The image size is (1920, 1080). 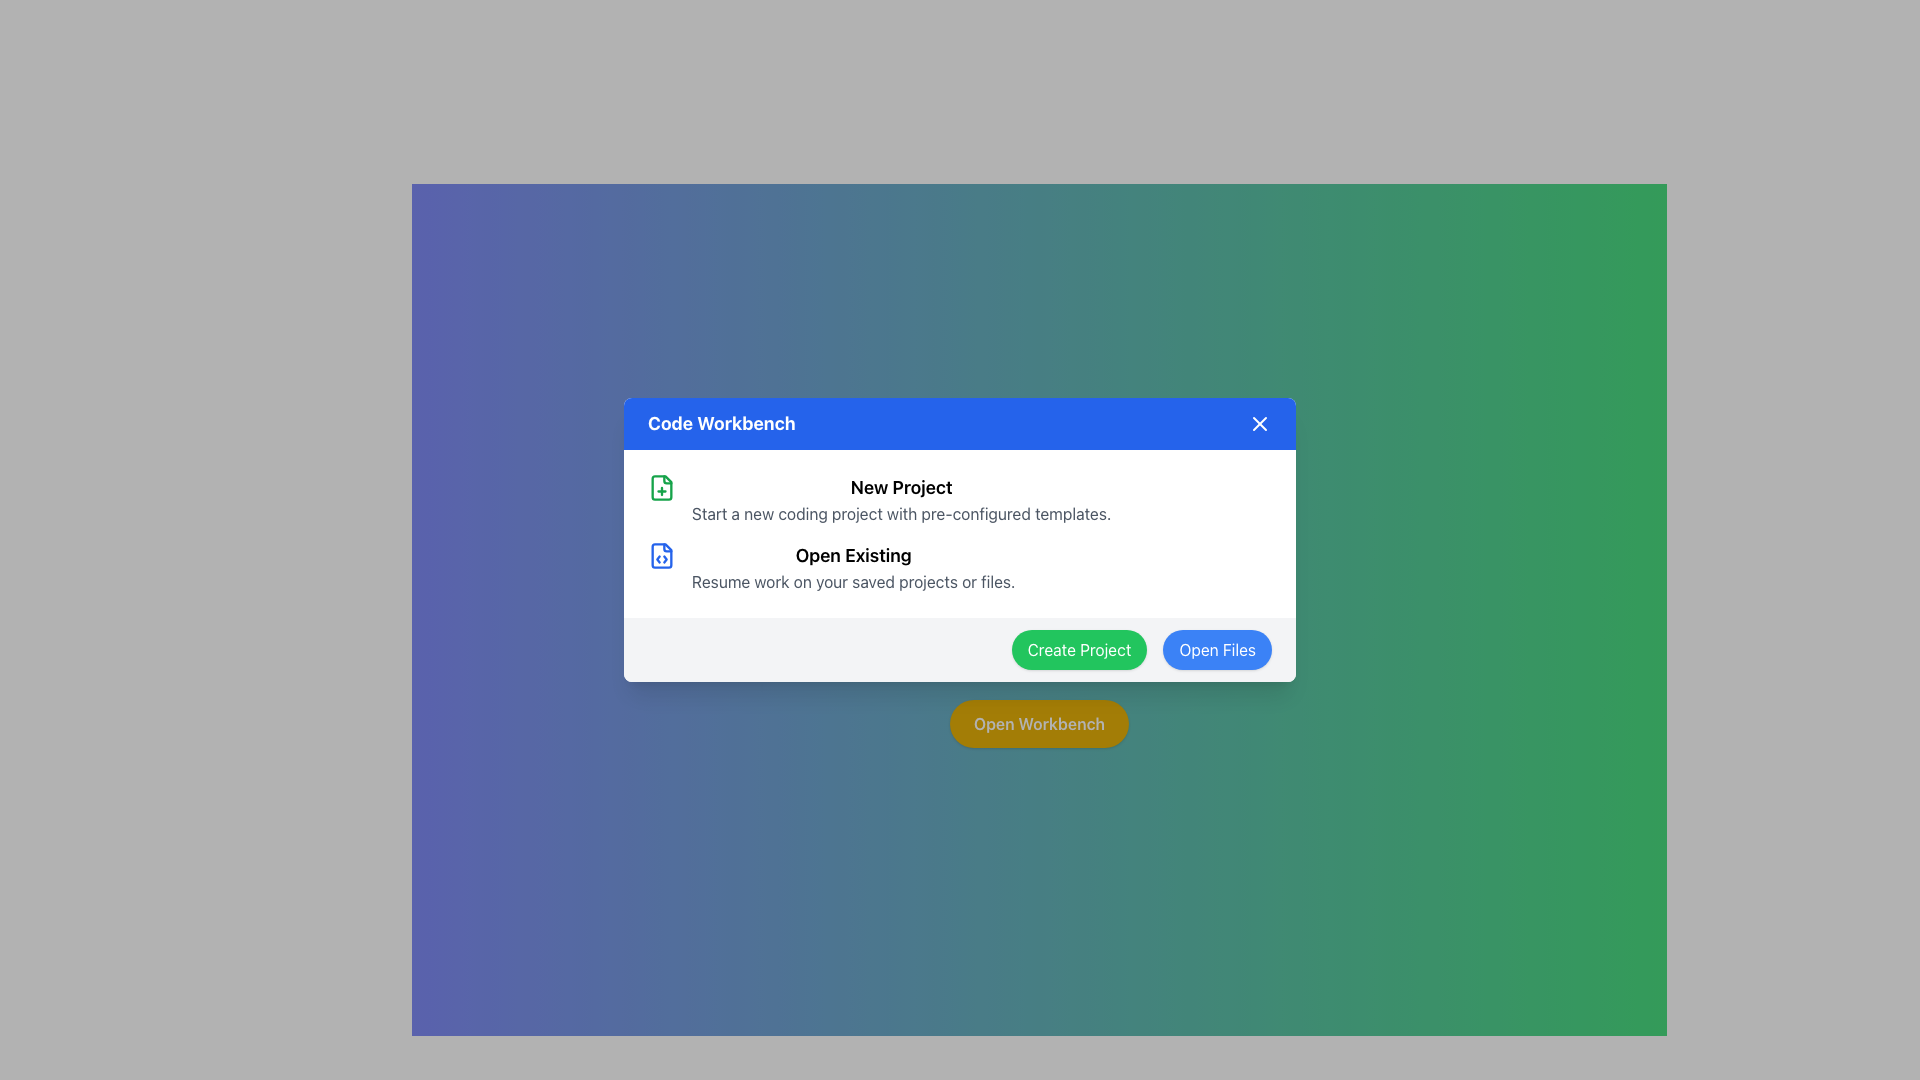 I want to click on the text label that reads 'Resume work on your saved projects or files.' located beneath the heading 'Open Existing' in the 'Code Workbench' modal, so click(x=853, y=582).